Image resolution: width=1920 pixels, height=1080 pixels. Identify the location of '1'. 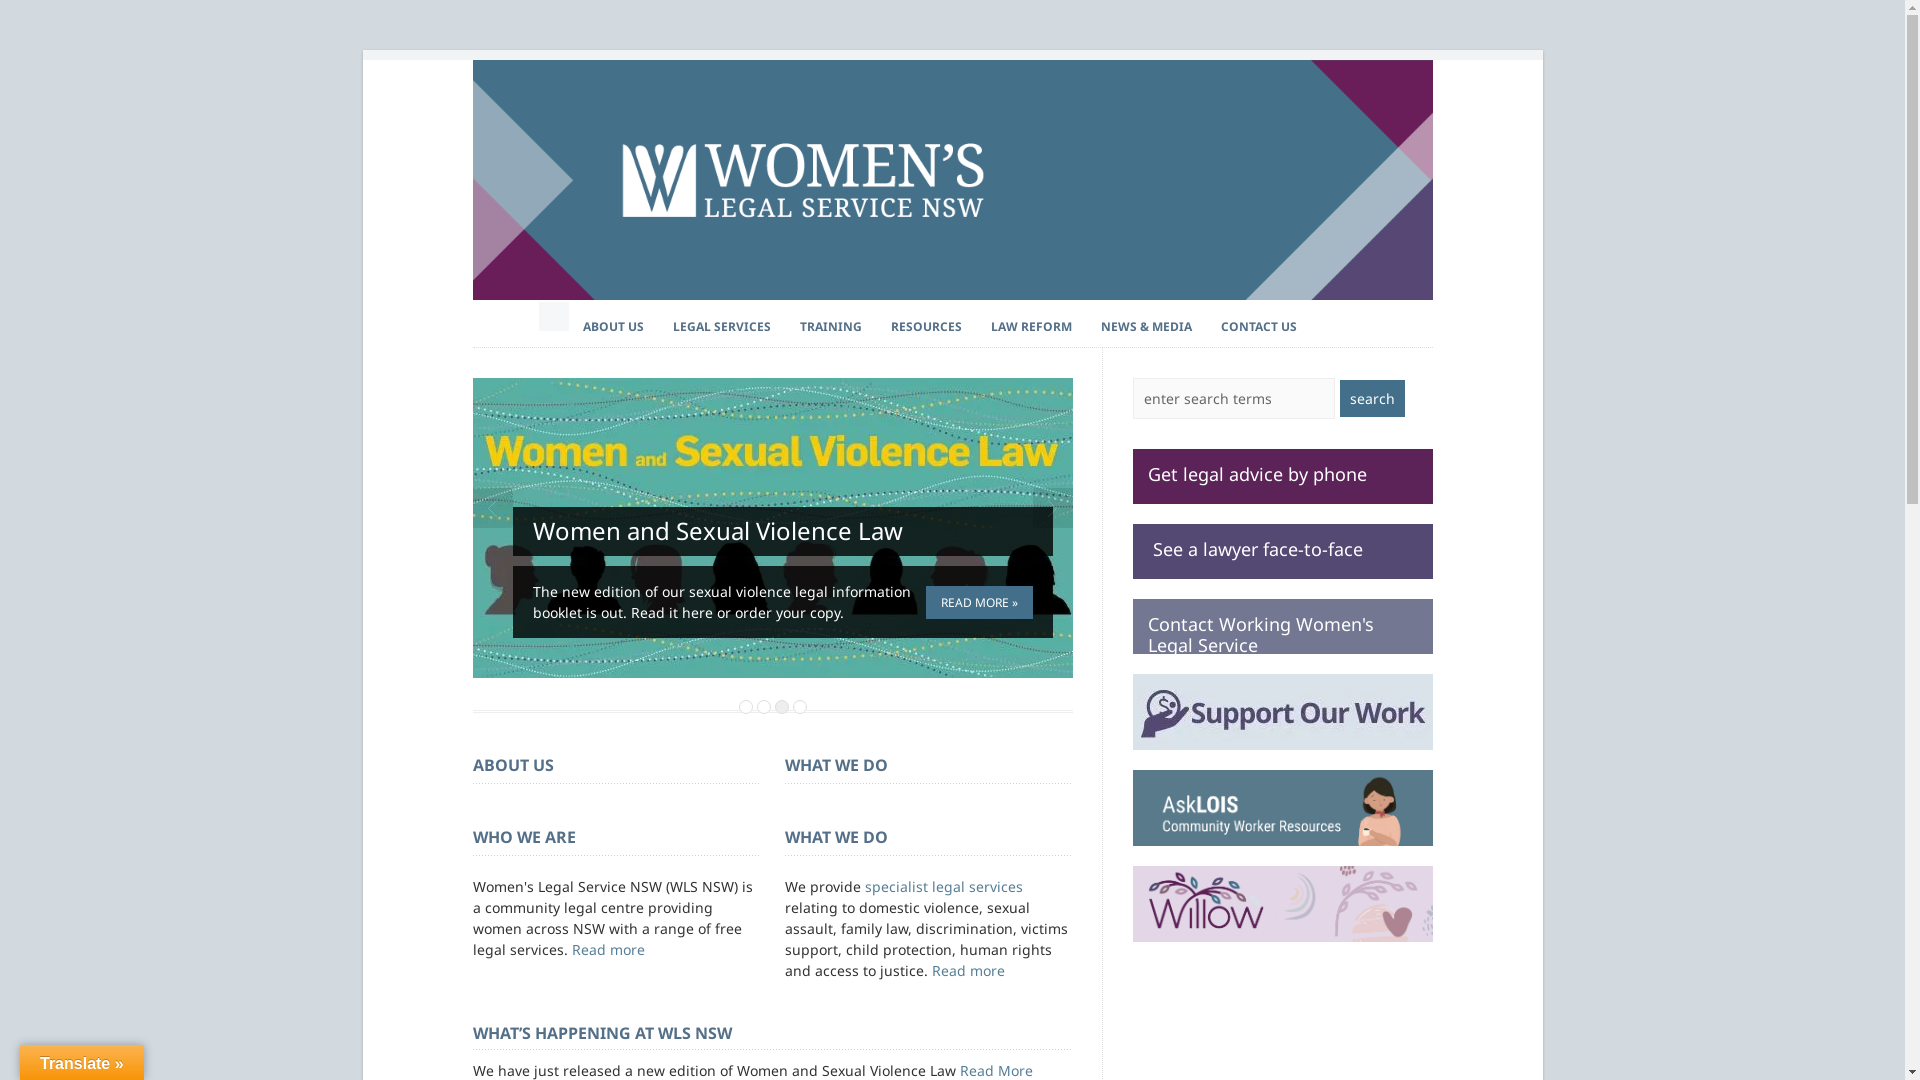
(737, 705).